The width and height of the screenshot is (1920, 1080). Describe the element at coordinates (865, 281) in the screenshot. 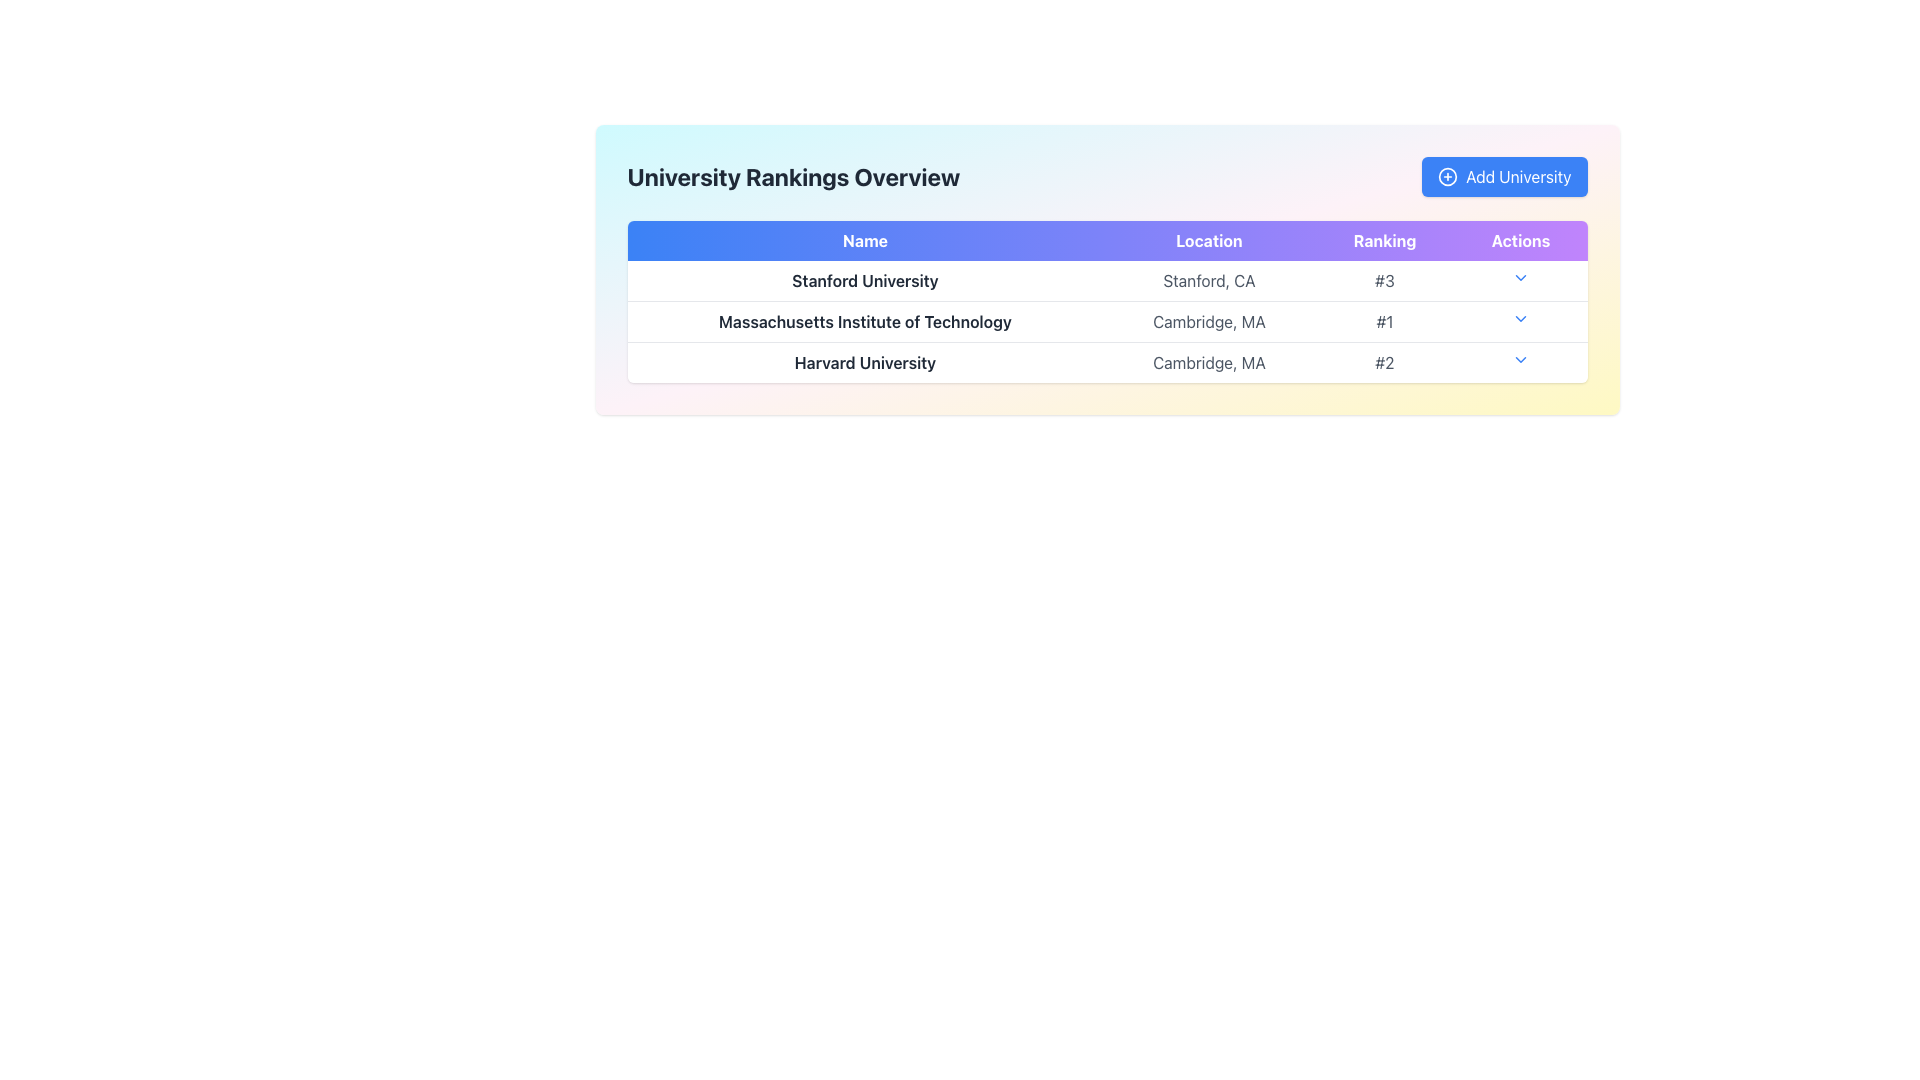

I see `the text label that serves as the title of the university in the first row of the data section under the 'Name' column header` at that location.